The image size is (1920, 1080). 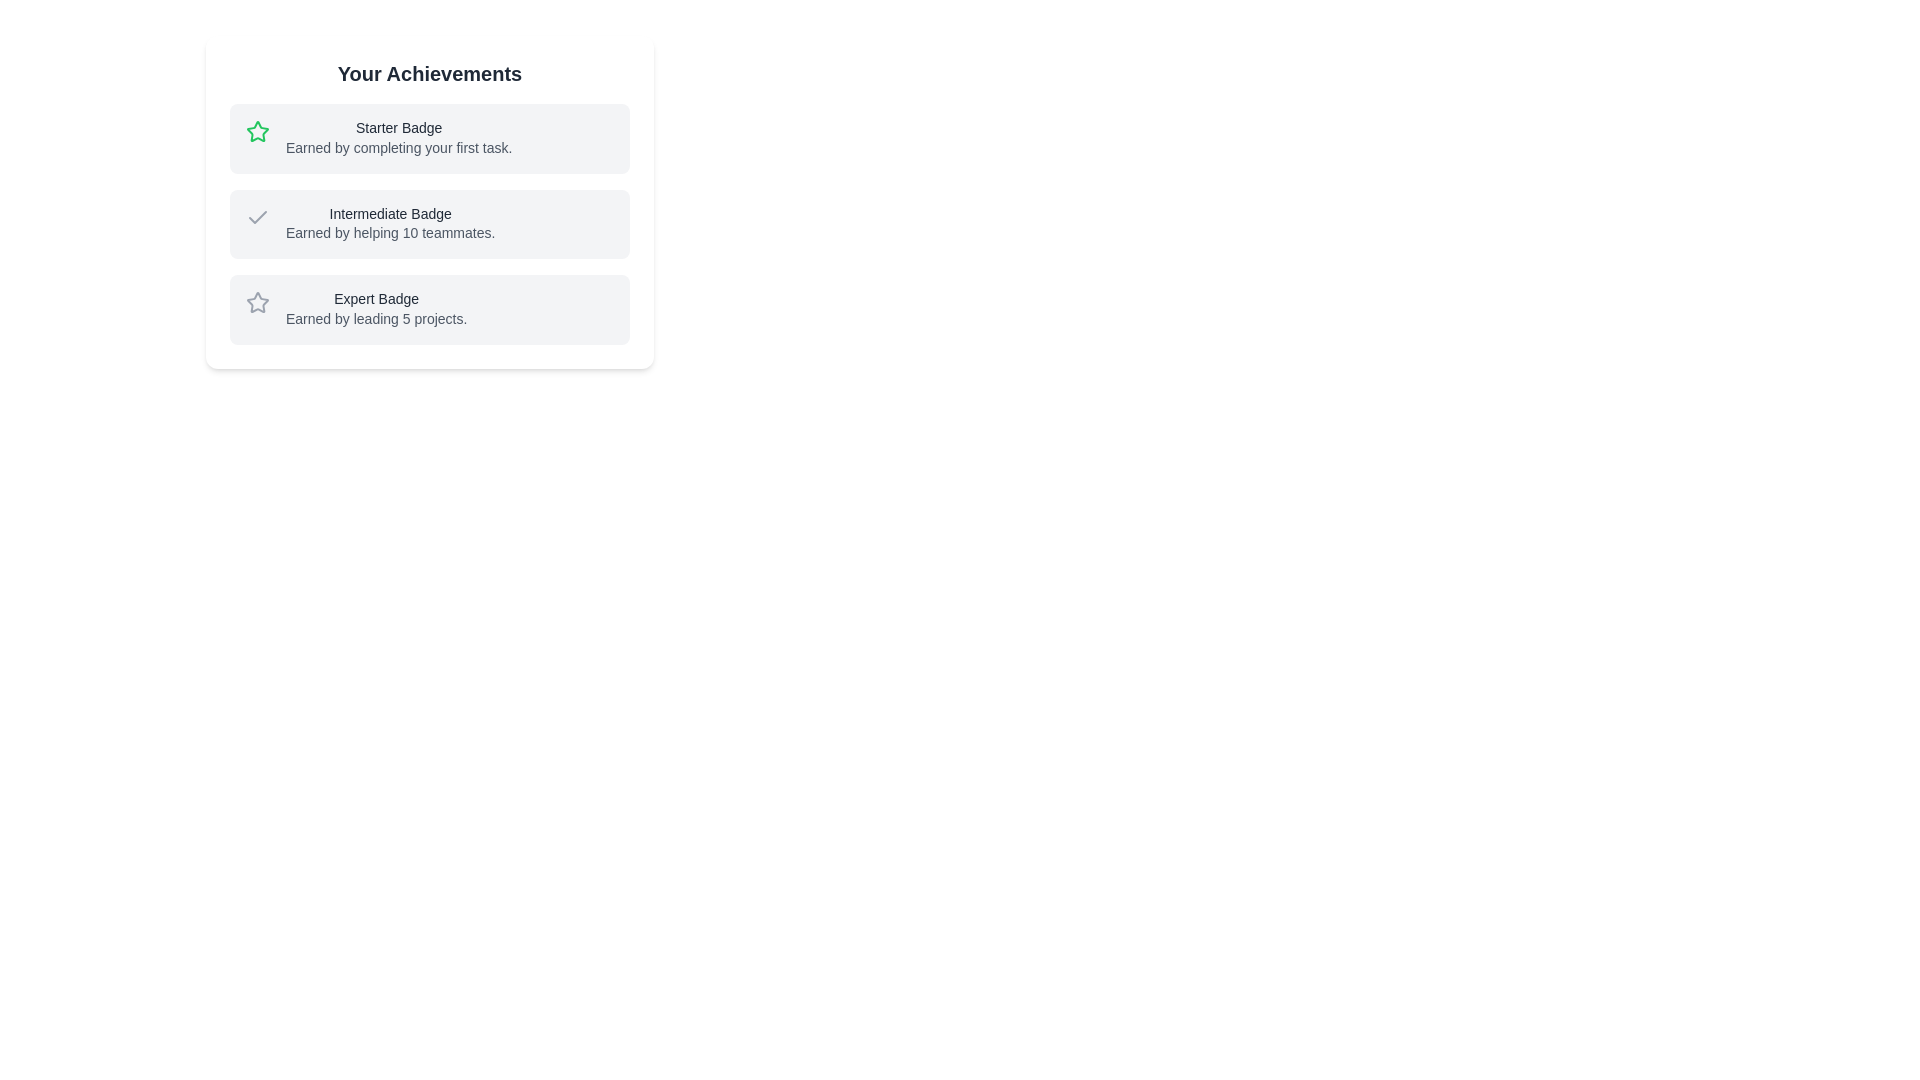 What do you see at coordinates (390, 224) in the screenshot?
I see `the achievement badge's title and description text label, which is centrally aligned and the second item in the user achievements list` at bounding box center [390, 224].